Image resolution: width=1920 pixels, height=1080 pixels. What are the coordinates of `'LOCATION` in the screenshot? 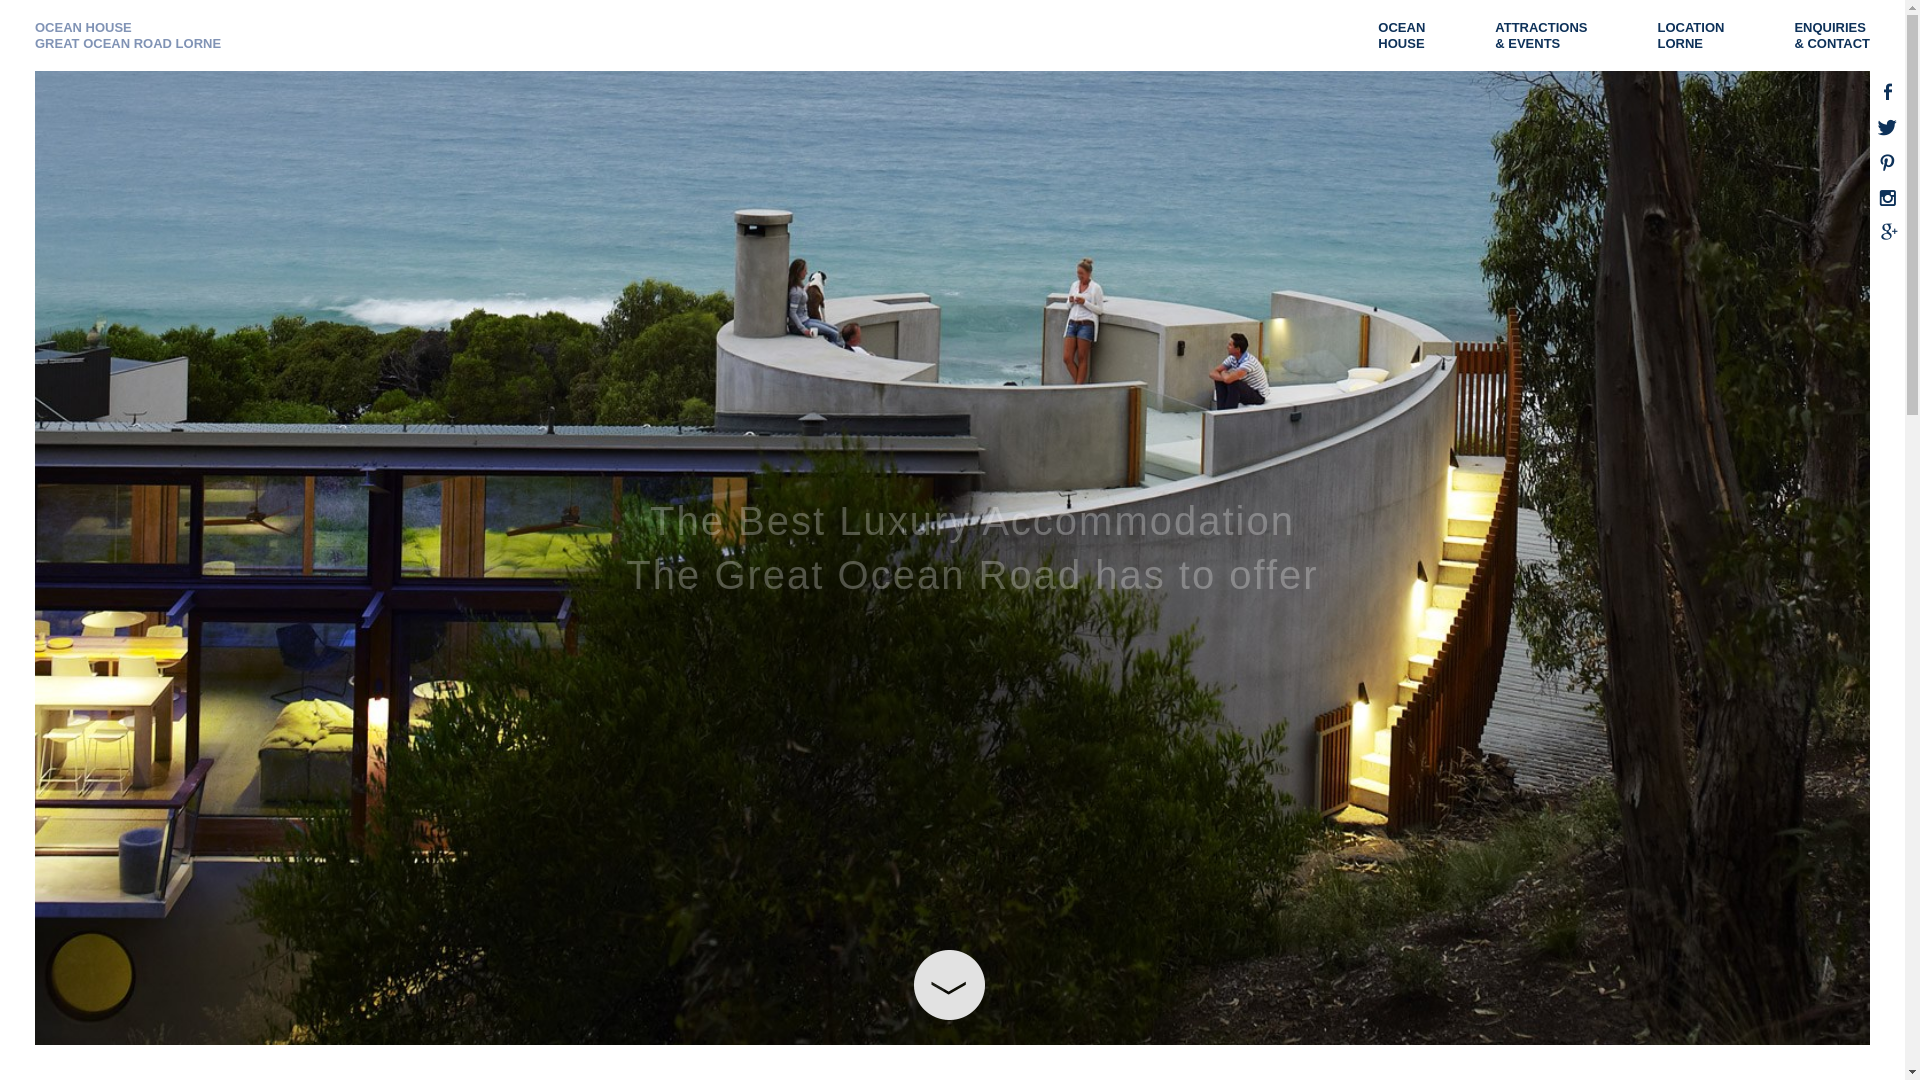 It's located at (1699, 35).